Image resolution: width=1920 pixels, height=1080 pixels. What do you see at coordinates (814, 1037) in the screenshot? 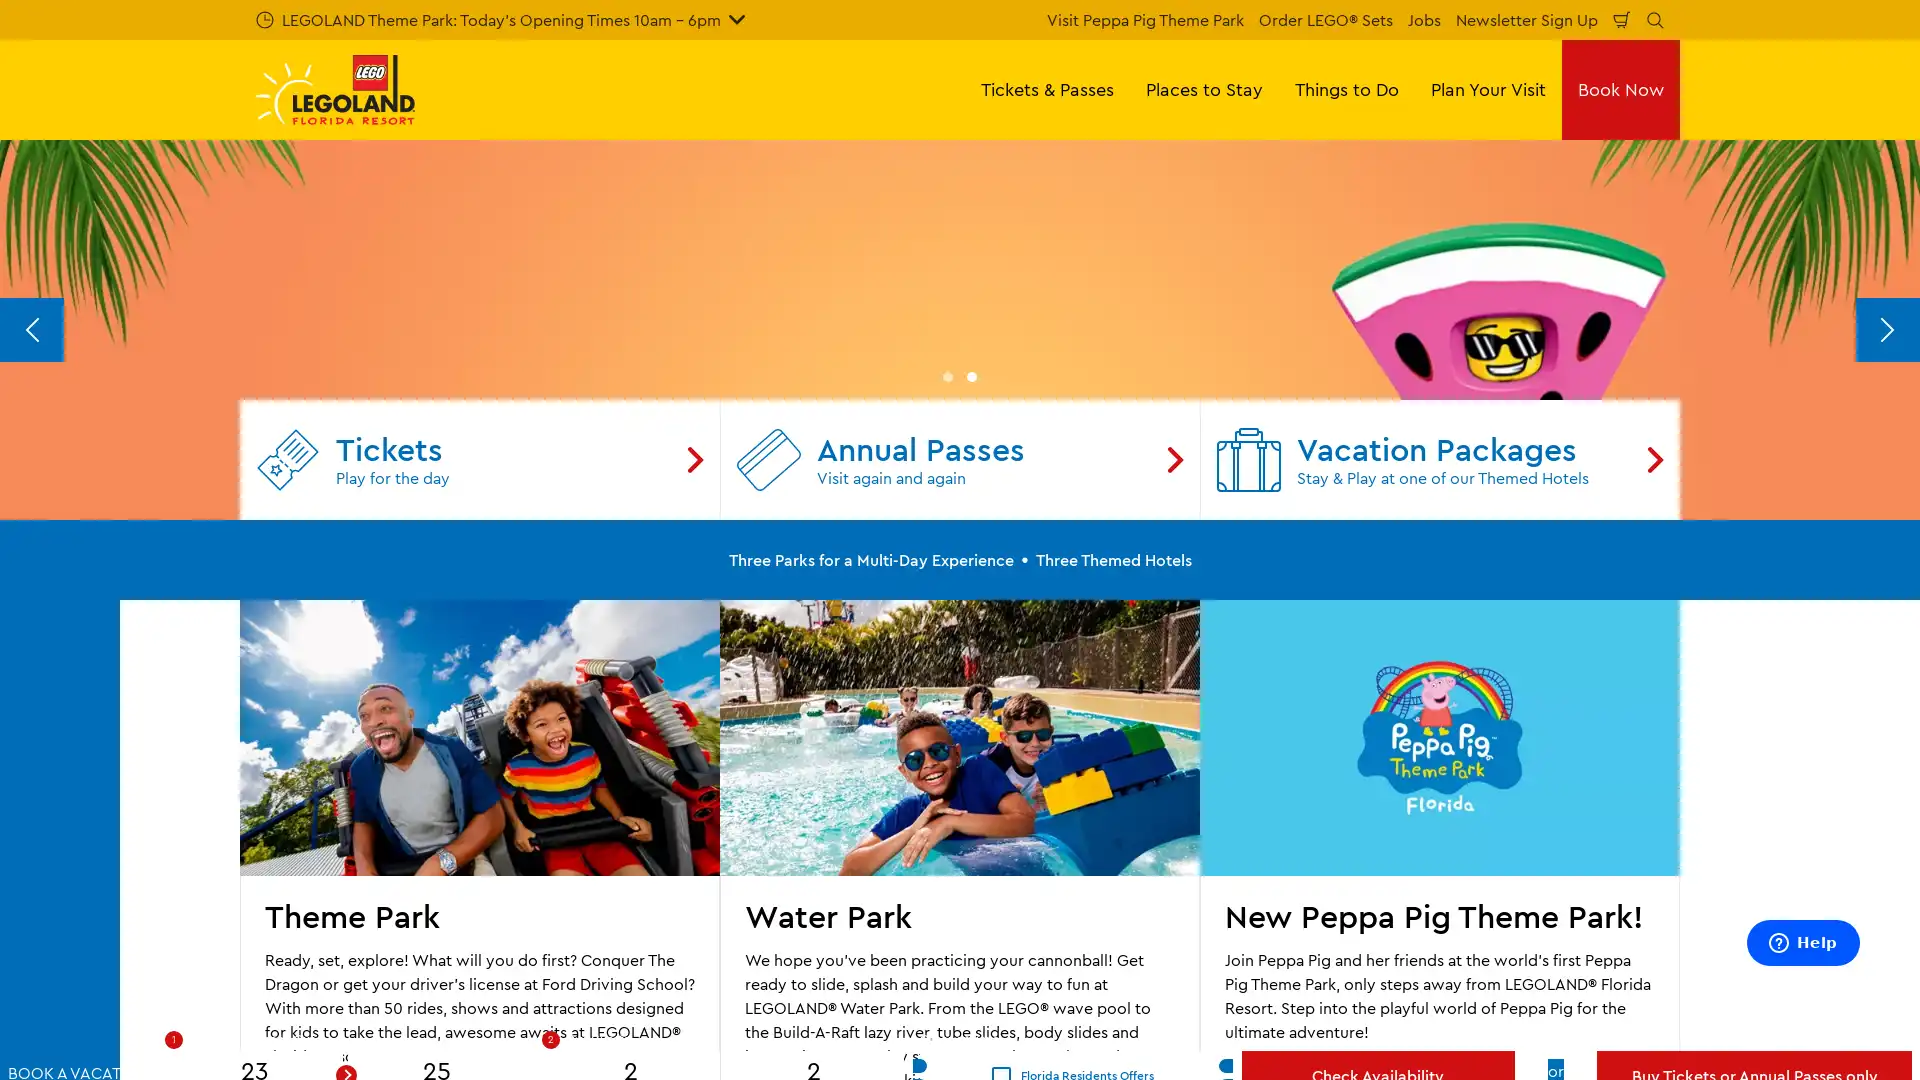
I see `Number of children` at bounding box center [814, 1037].